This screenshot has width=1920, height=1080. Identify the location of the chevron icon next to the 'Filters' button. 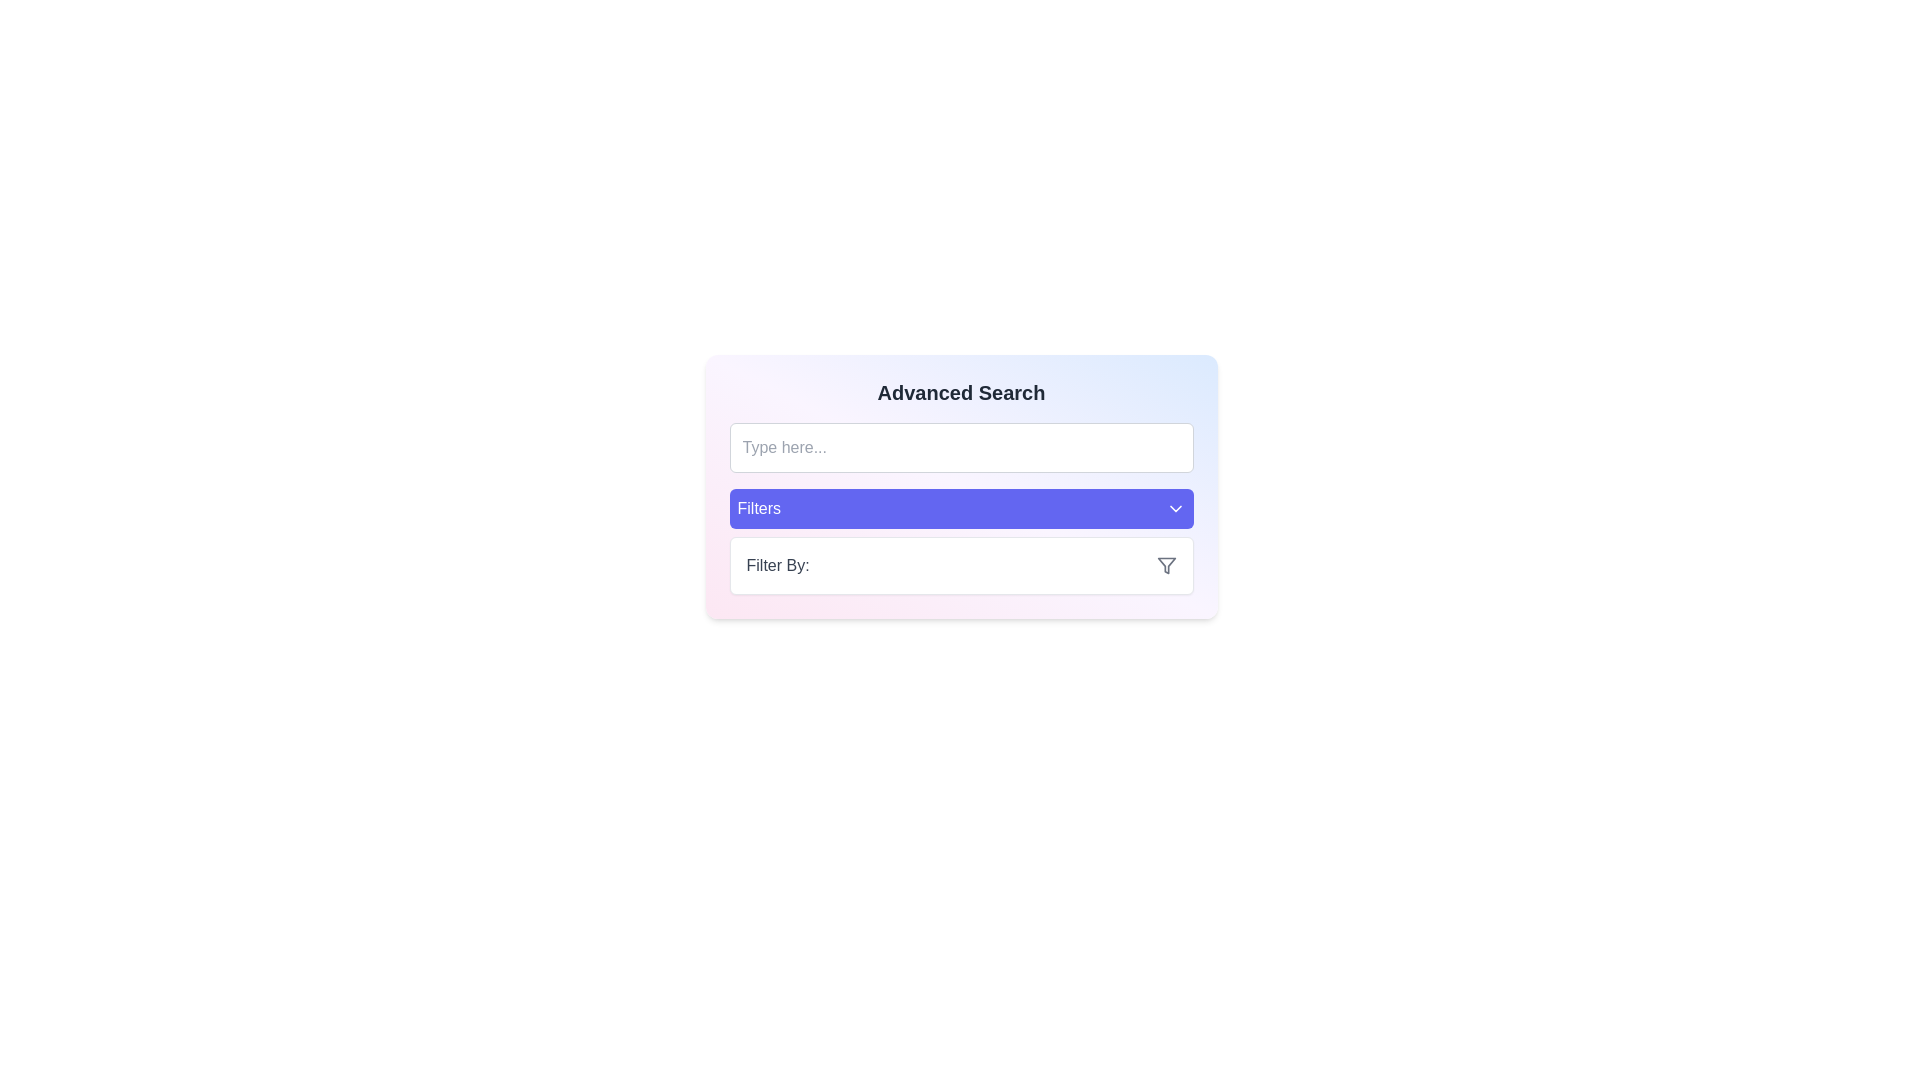
(1175, 508).